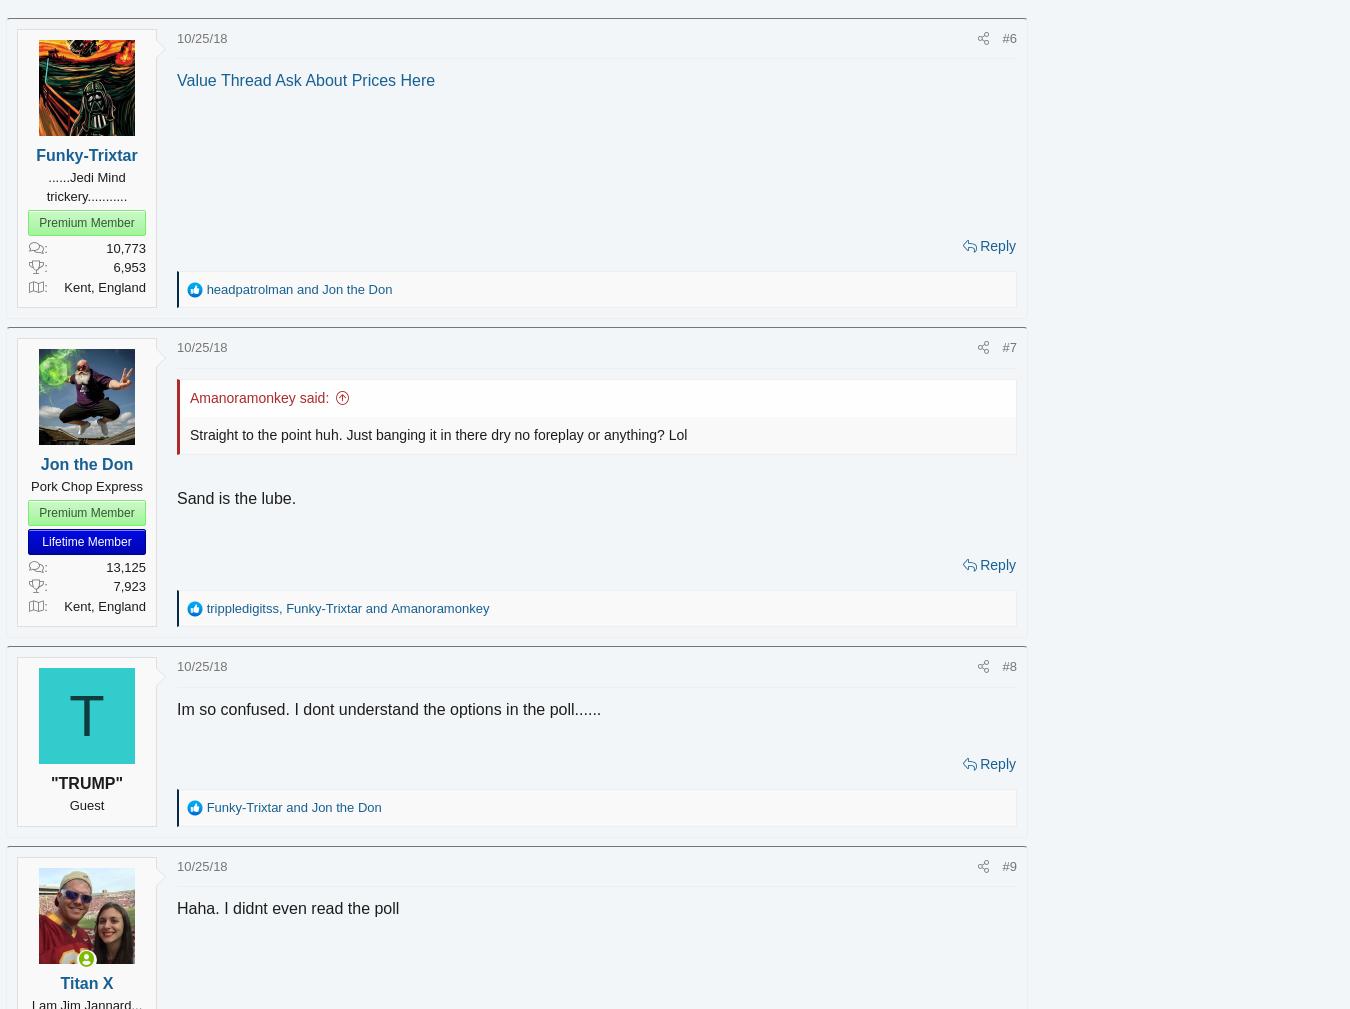  What do you see at coordinates (97, 805) in the screenshot?
I see `'Guest'` at bounding box center [97, 805].